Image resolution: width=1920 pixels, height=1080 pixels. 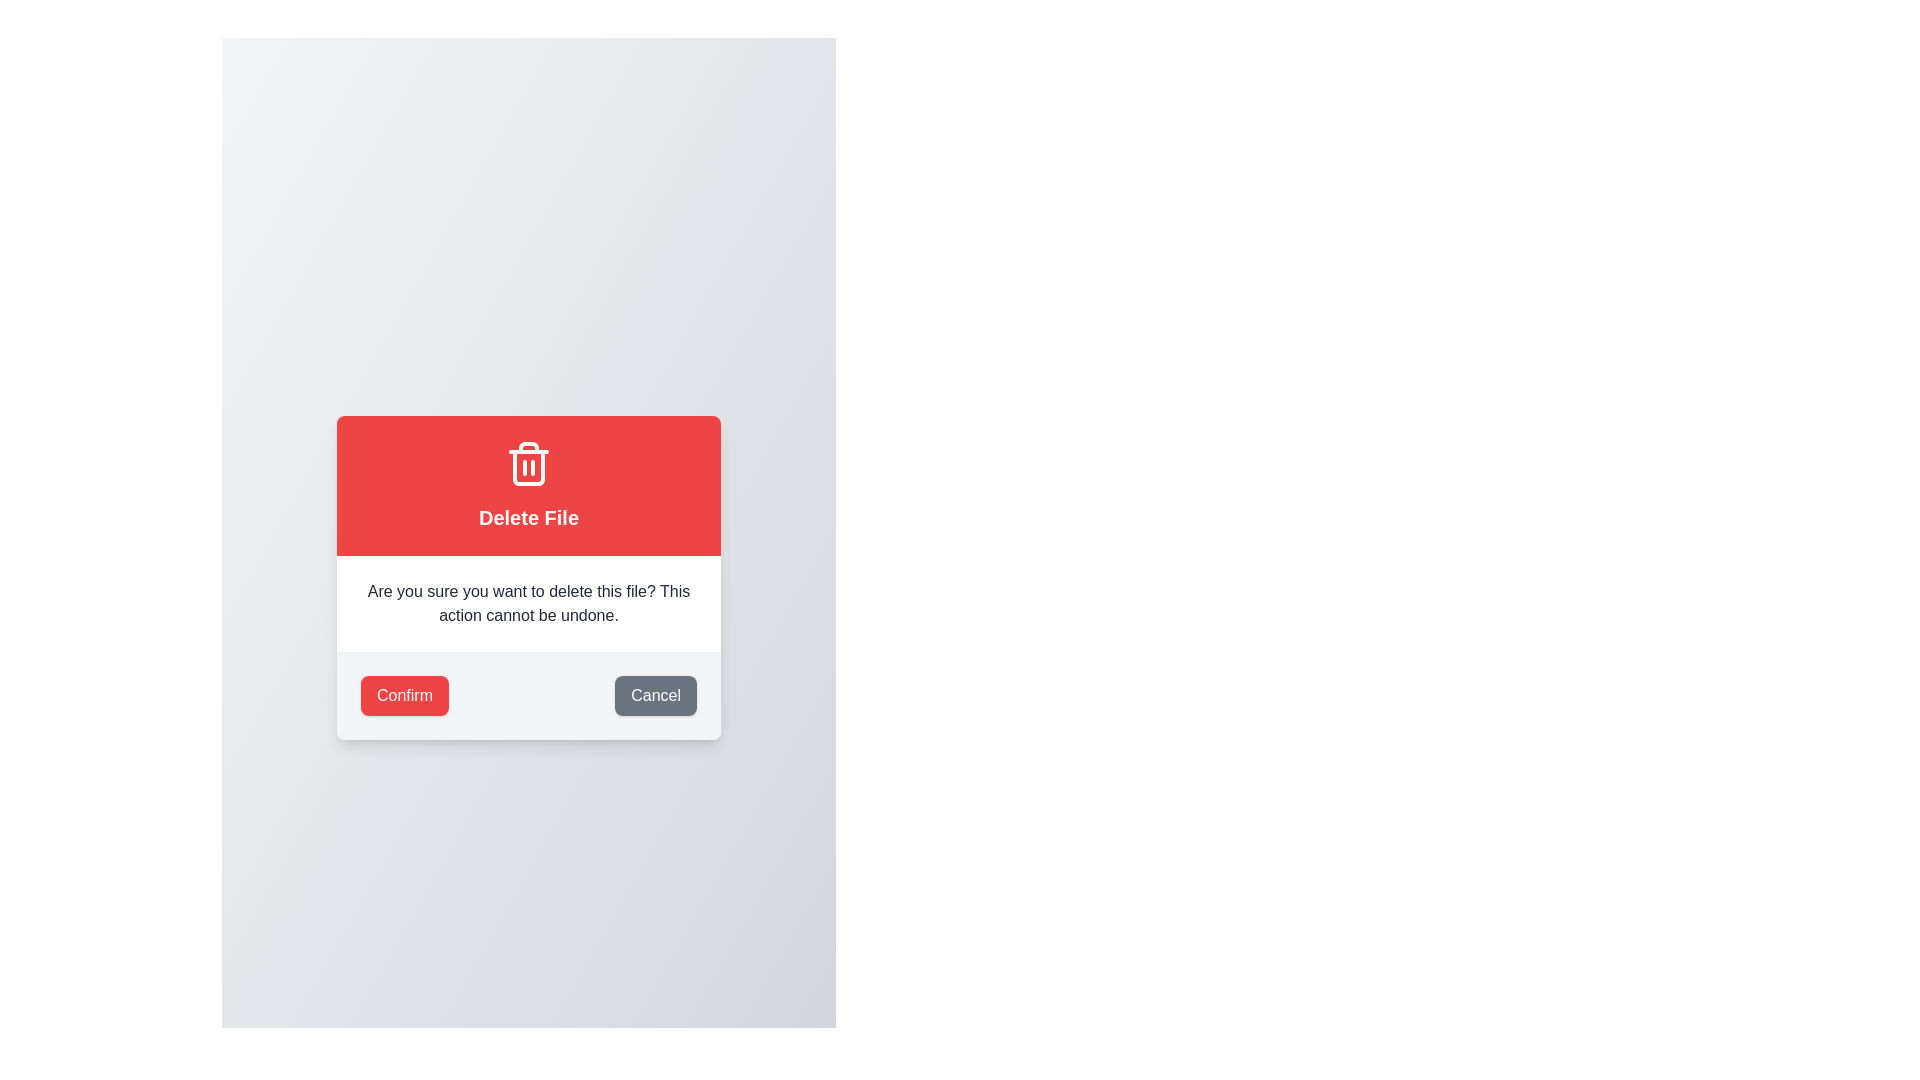 What do you see at coordinates (528, 603) in the screenshot?
I see `message displayed in the text block that says 'Are you sure you want to delete this file? This action cannot be undone.' which is located in the modal dialog box below the red header 'Delete File'` at bounding box center [528, 603].